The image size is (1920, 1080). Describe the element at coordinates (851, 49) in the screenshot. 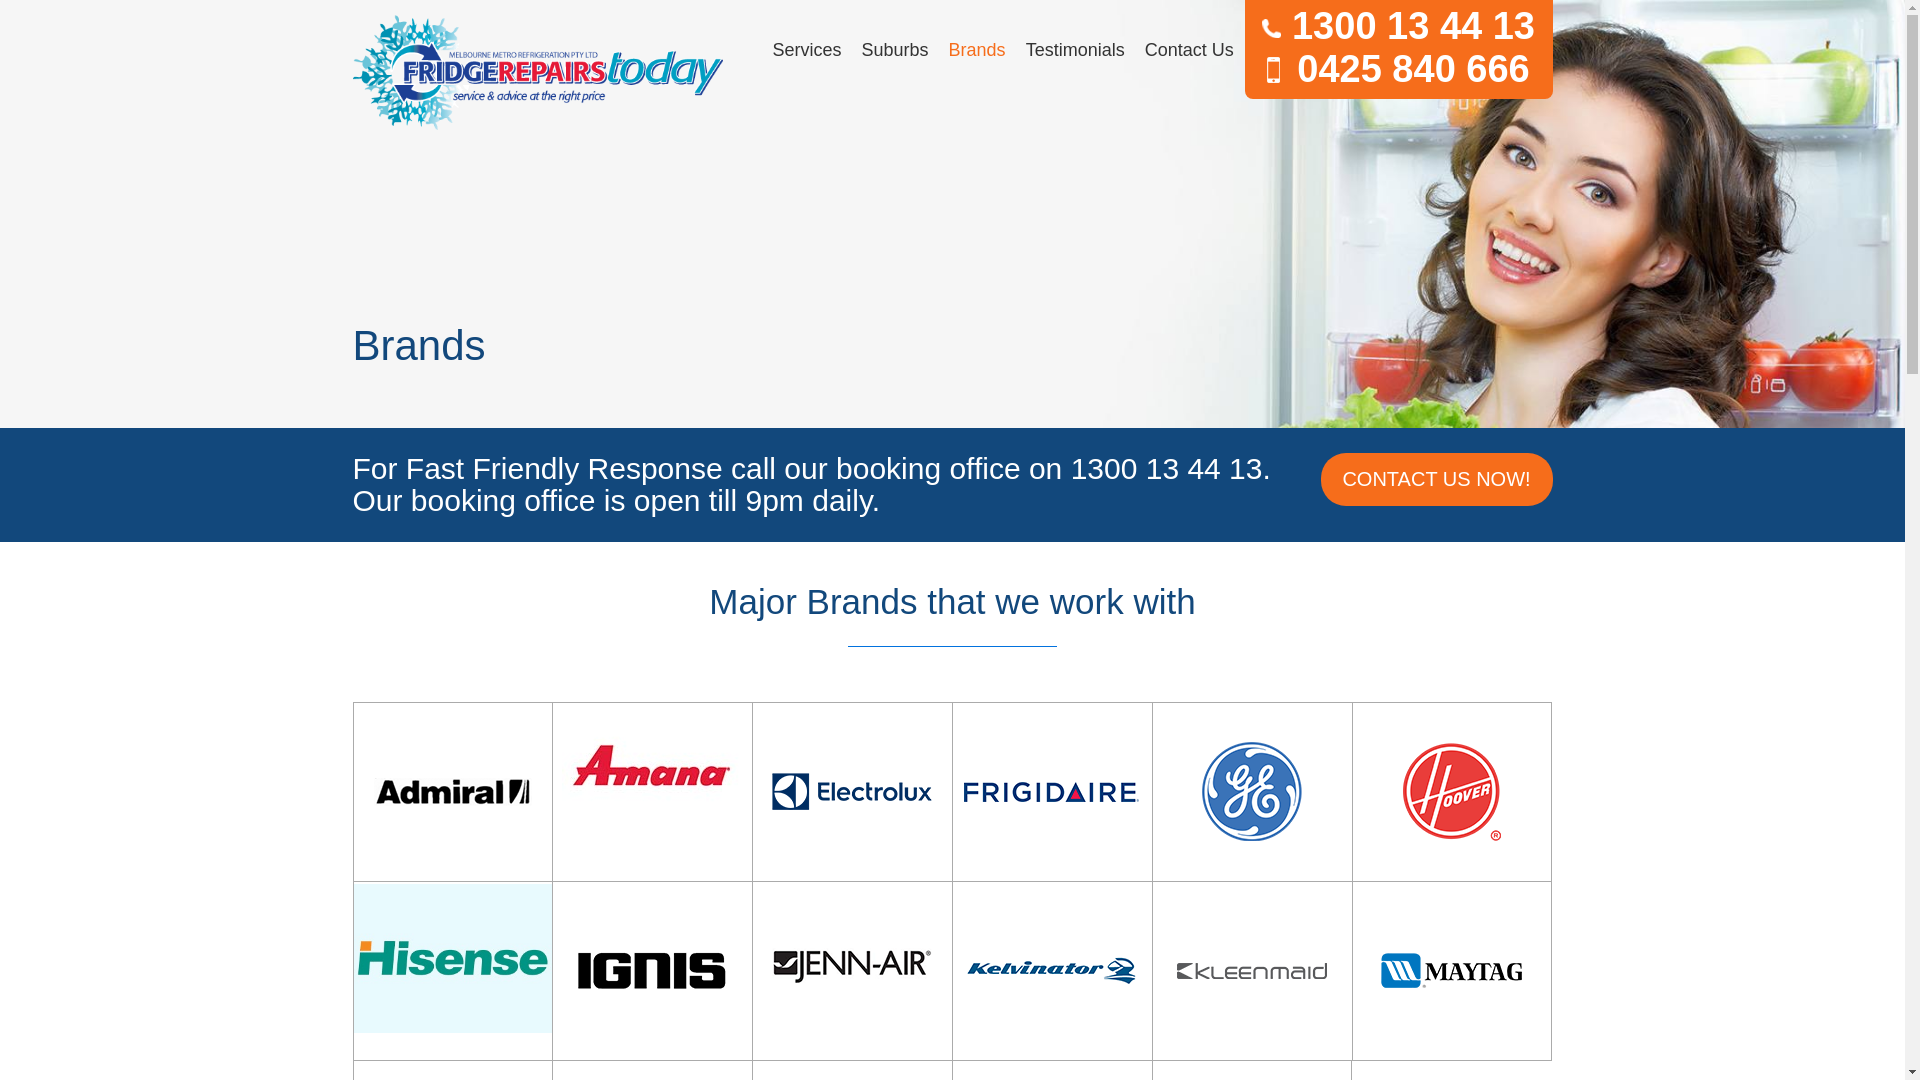

I see `'Suburbs'` at that location.